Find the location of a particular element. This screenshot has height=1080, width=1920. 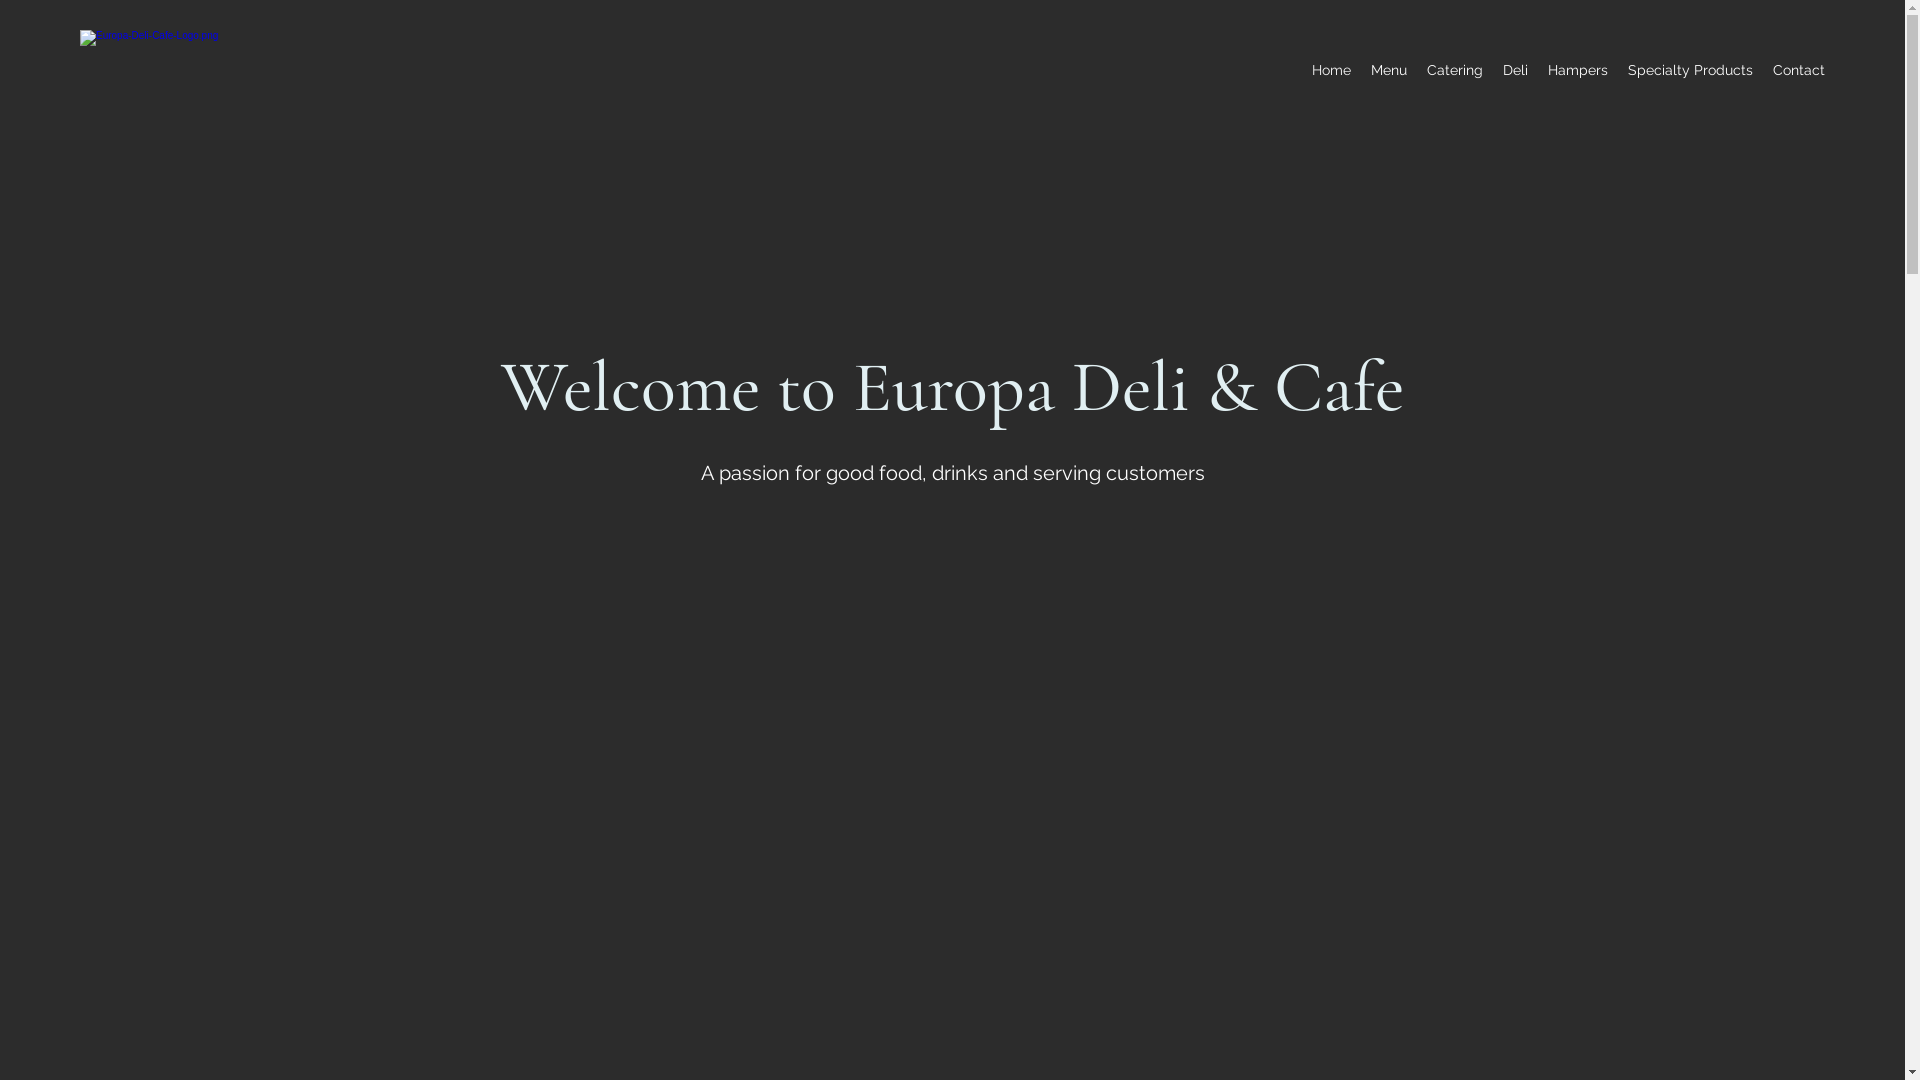

'Deli' is located at coordinates (1515, 68).